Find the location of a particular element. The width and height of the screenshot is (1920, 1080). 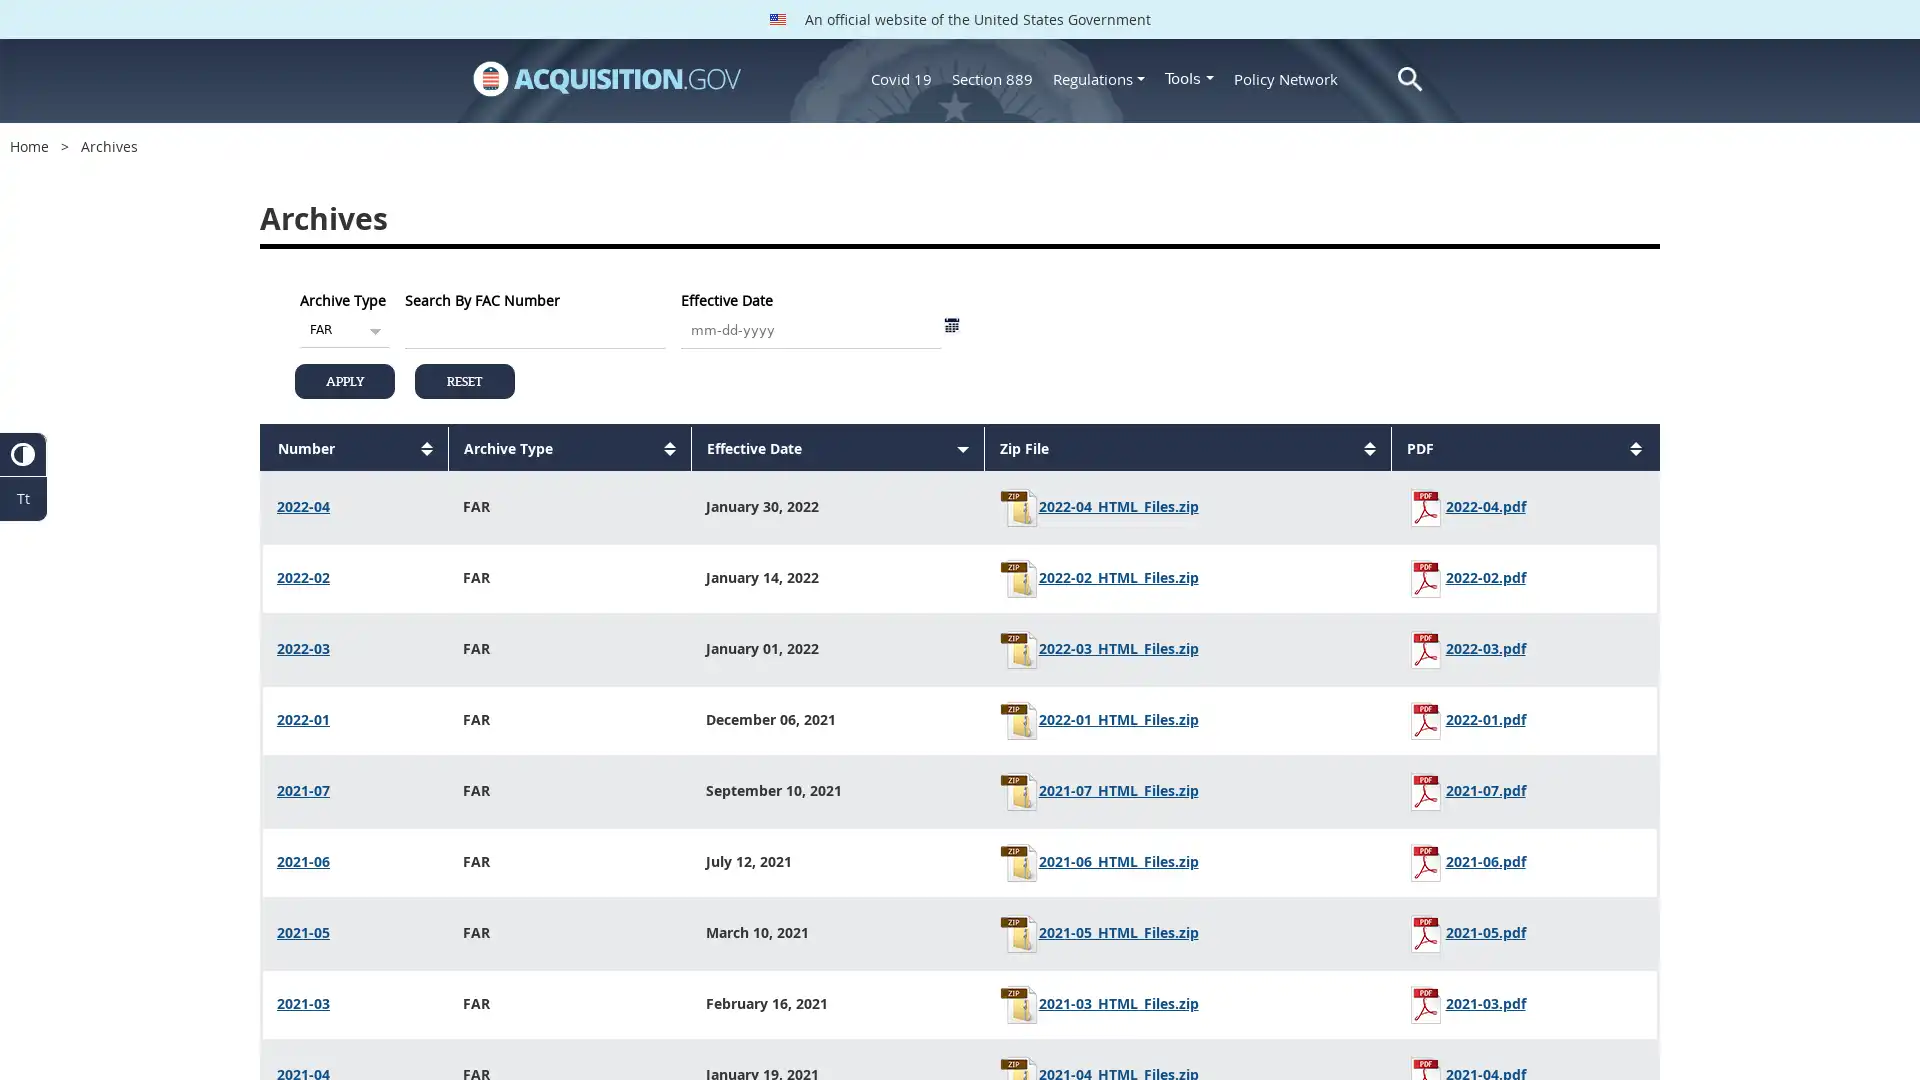

Reset is located at coordinates (464, 381).